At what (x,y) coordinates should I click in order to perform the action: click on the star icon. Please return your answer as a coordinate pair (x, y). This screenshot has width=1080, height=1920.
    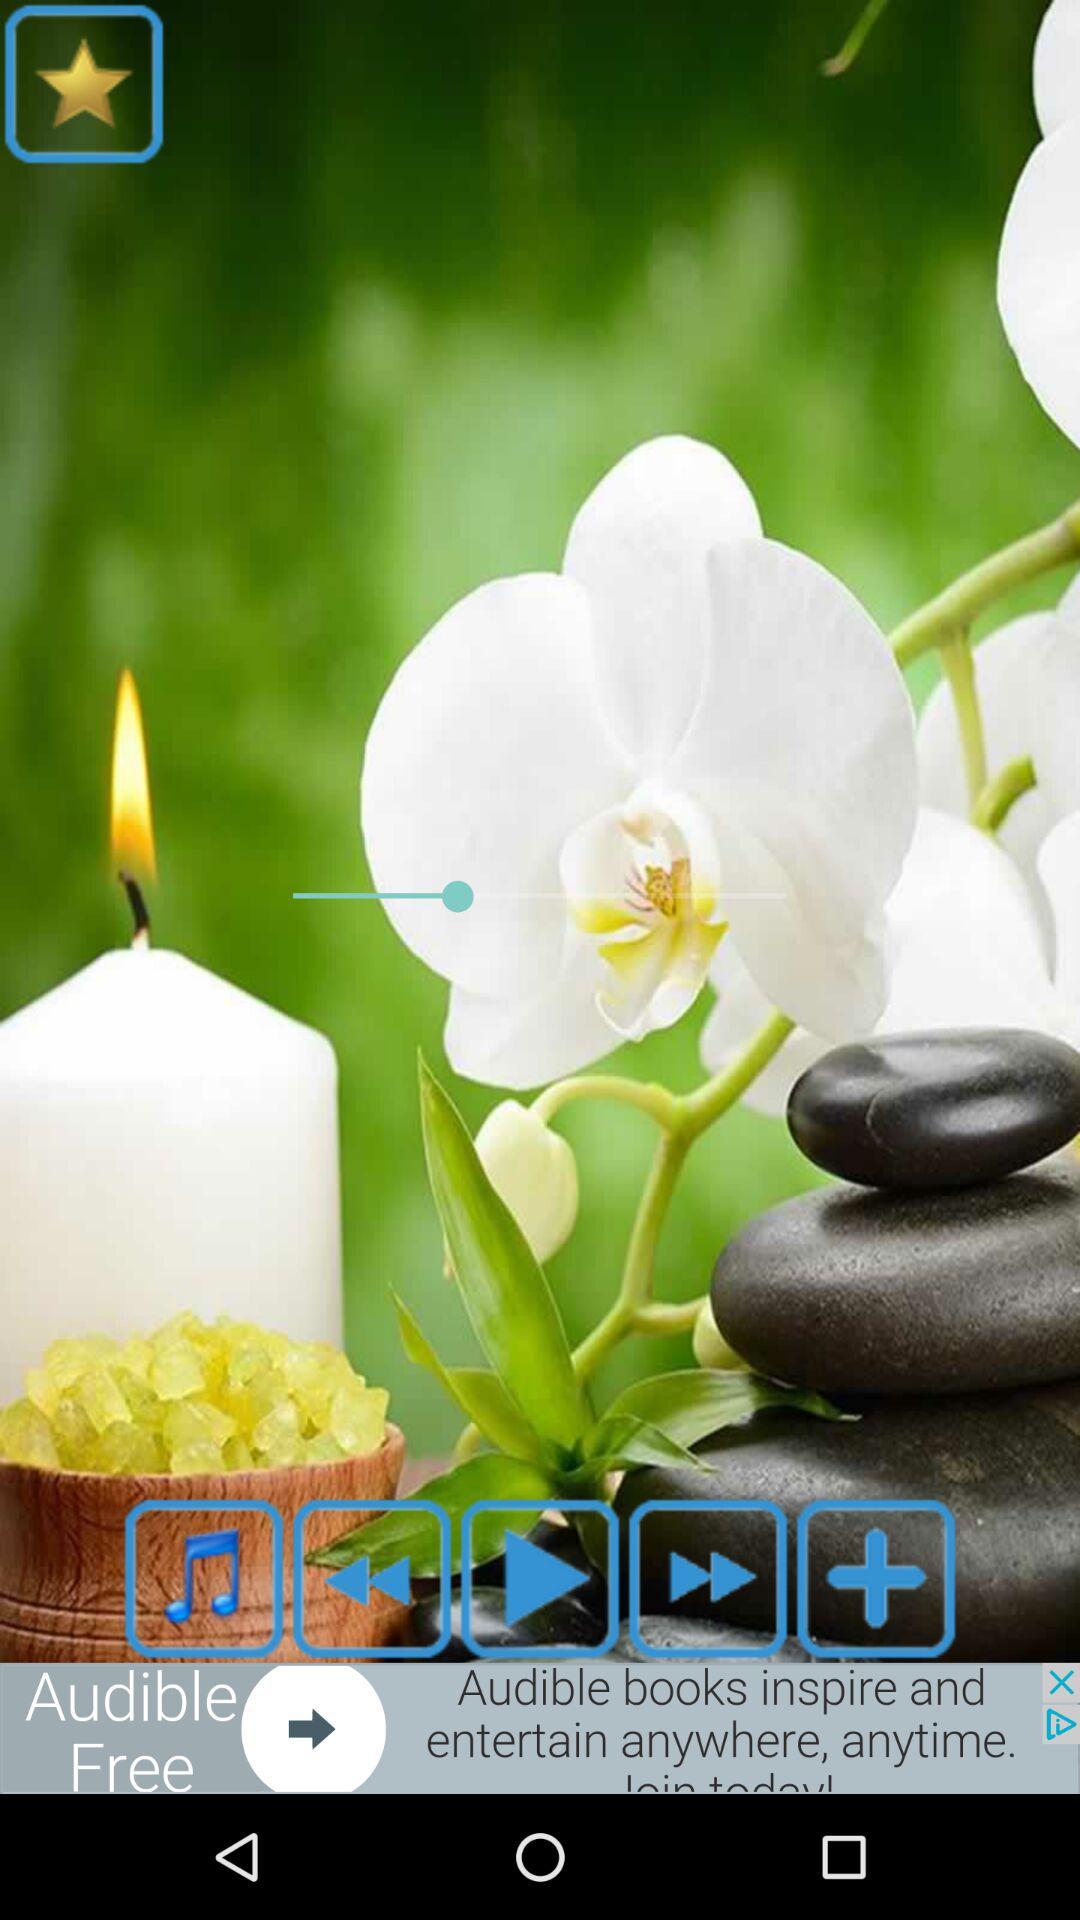
    Looking at the image, I should click on (83, 82).